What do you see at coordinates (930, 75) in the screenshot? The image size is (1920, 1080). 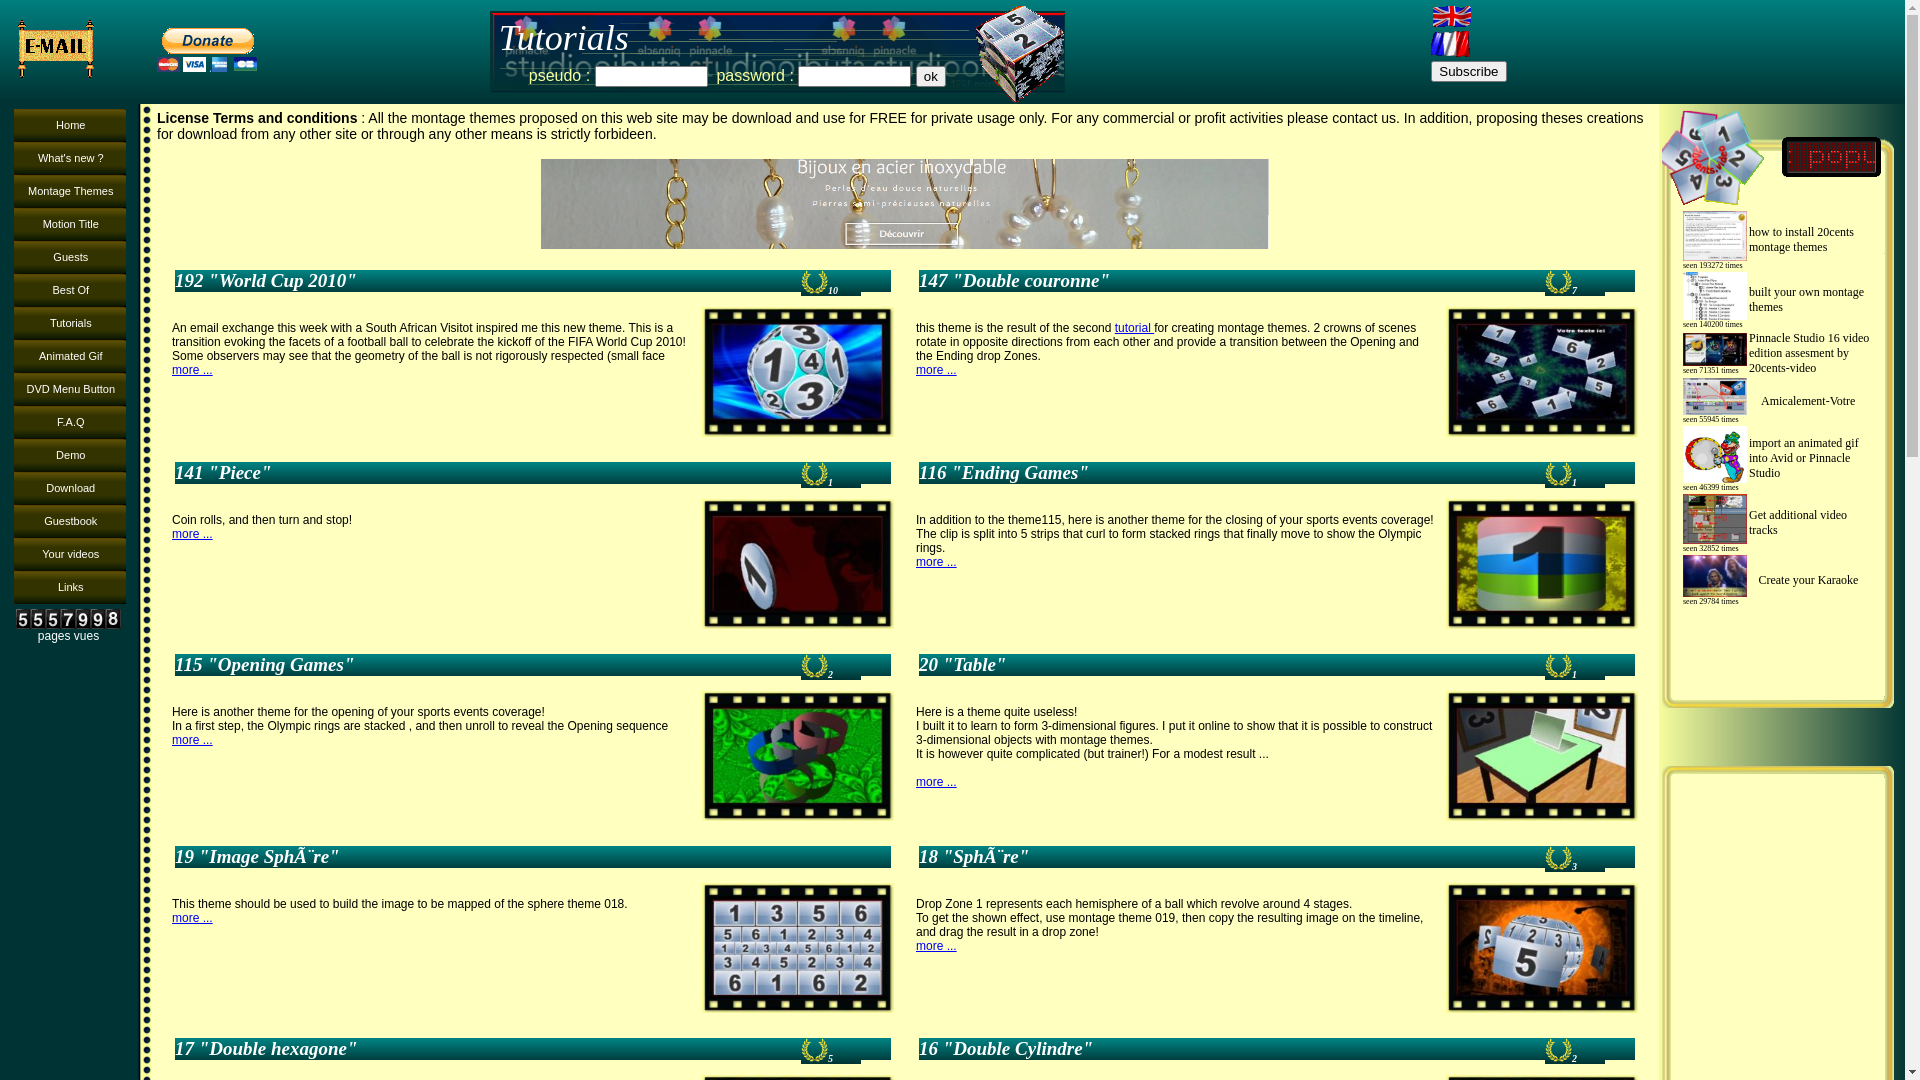 I see `'ok'` at bounding box center [930, 75].